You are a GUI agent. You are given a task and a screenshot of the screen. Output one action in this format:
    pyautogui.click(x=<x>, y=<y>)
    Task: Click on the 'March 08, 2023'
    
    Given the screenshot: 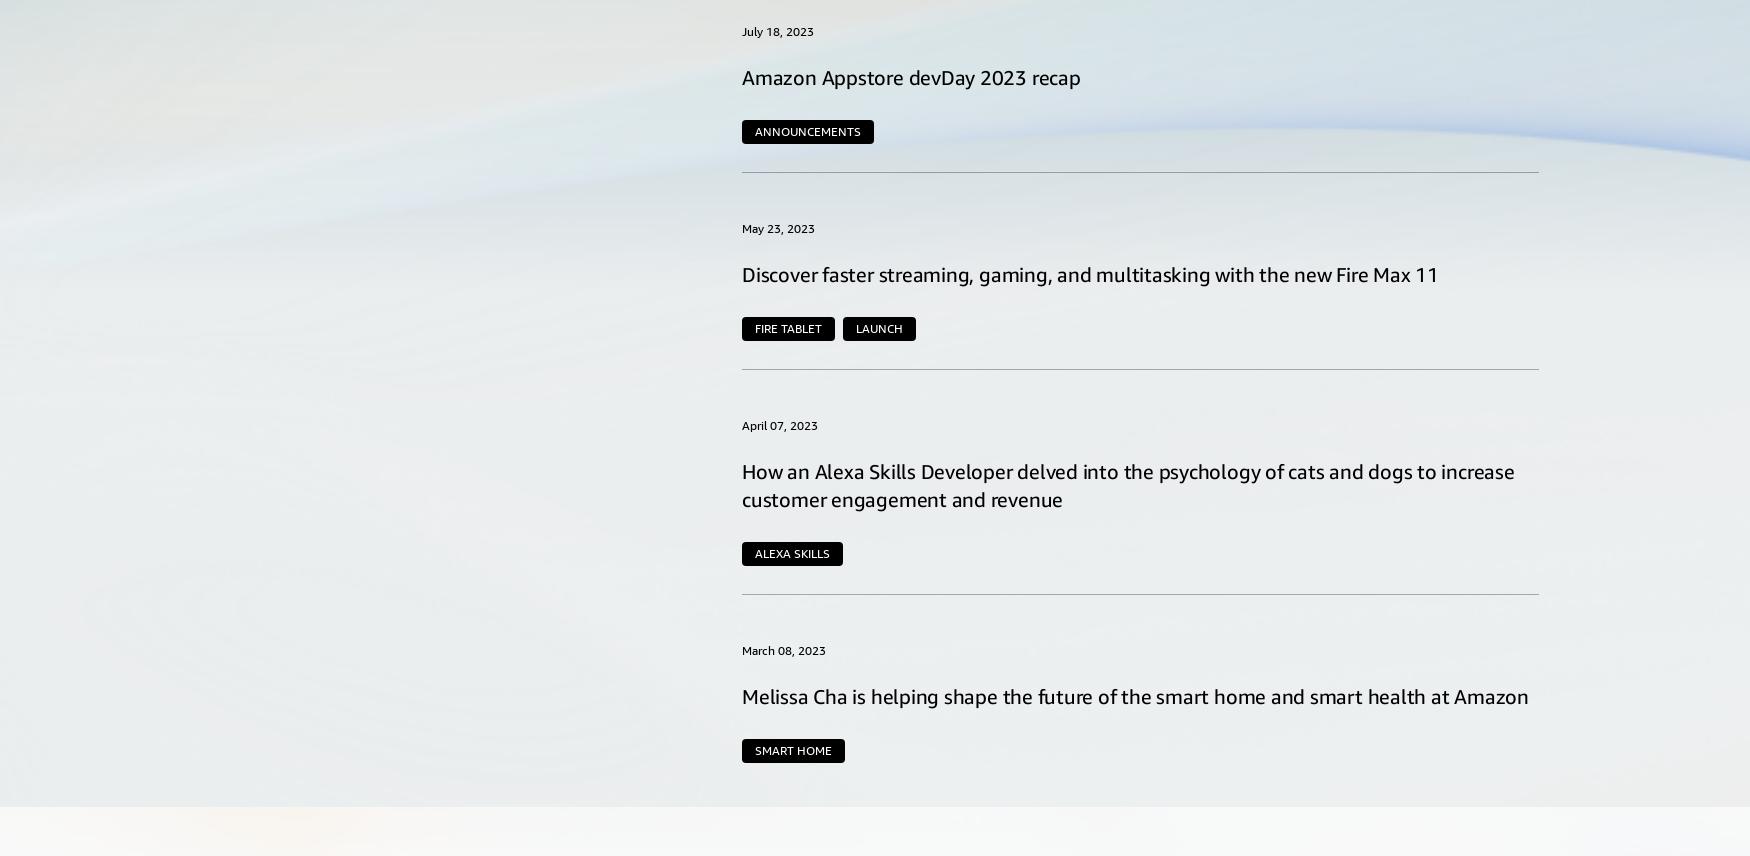 What is the action you would take?
    pyautogui.click(x=783, y=649)
    